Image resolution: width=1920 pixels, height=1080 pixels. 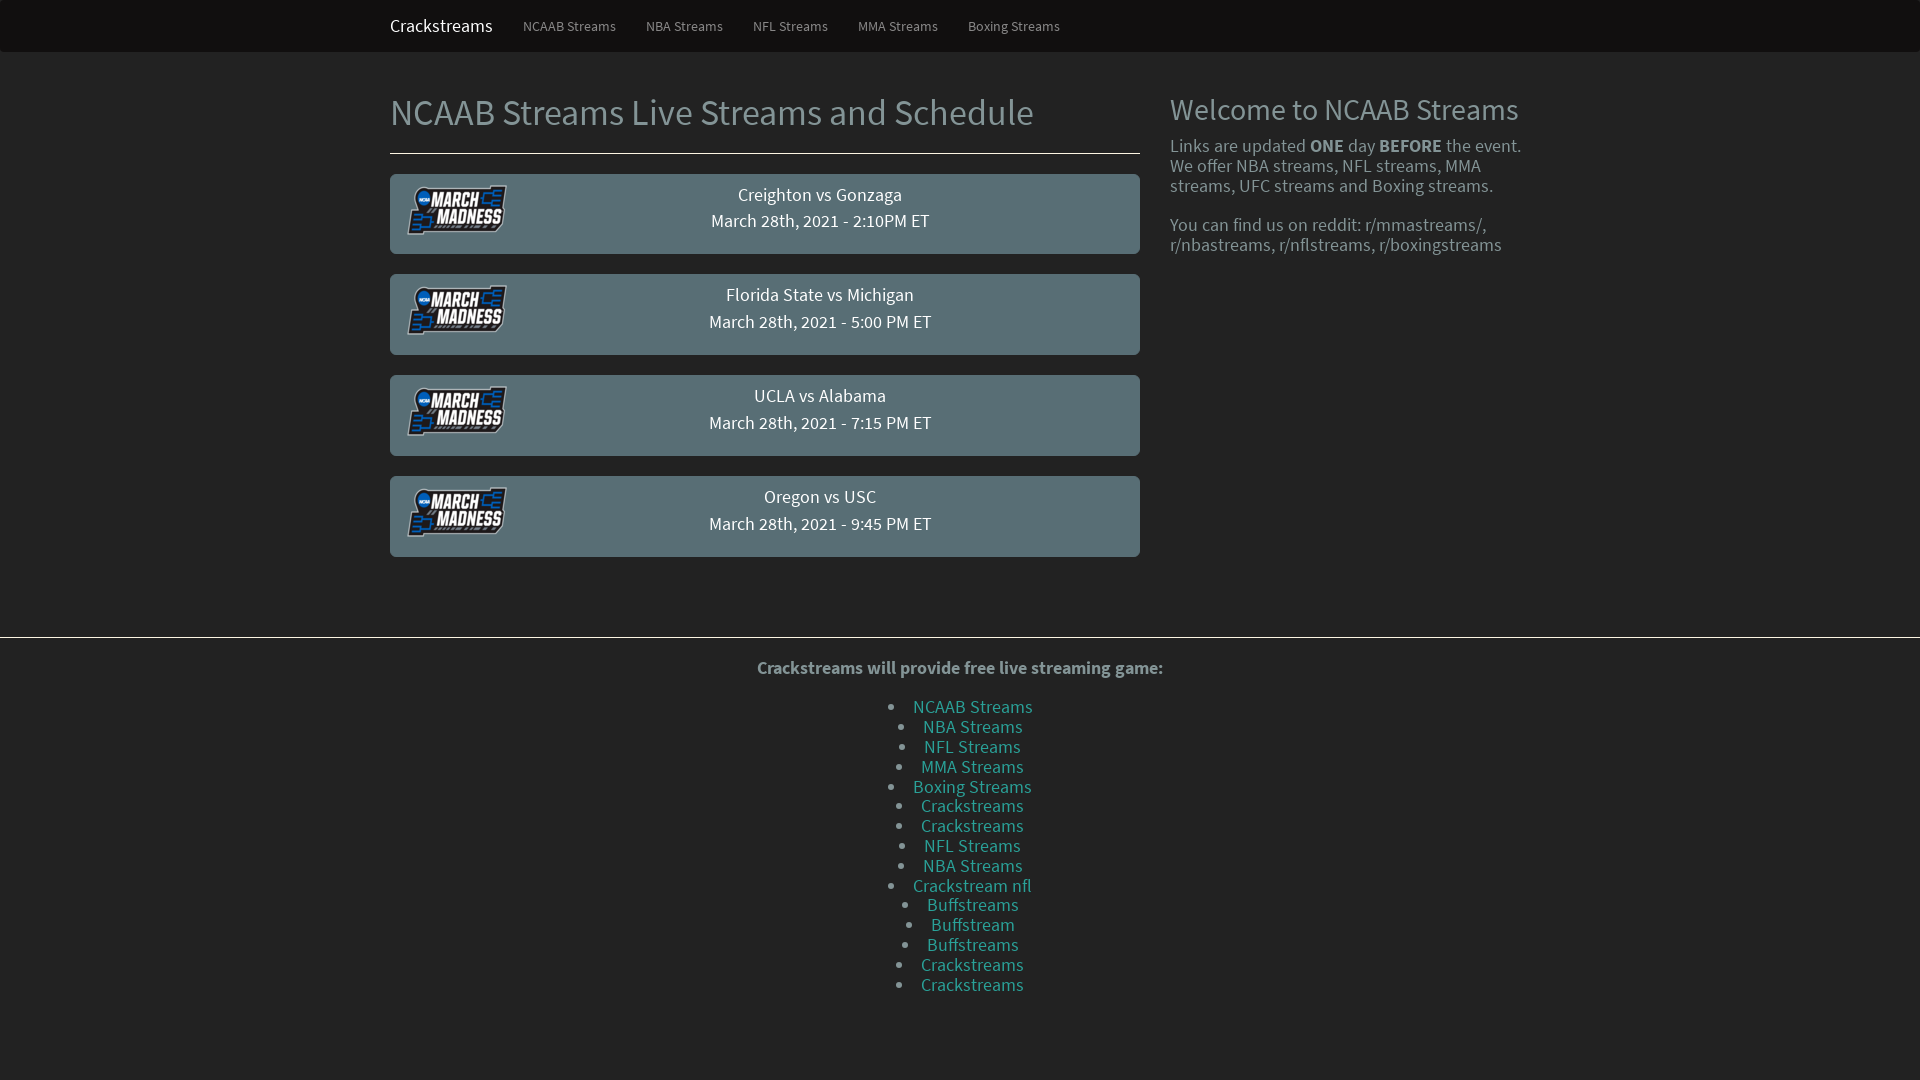 What do you see at coordinates (972, 765) in the screenshot?
I see `'MMA Streams'` at bounding box center [972, 765].